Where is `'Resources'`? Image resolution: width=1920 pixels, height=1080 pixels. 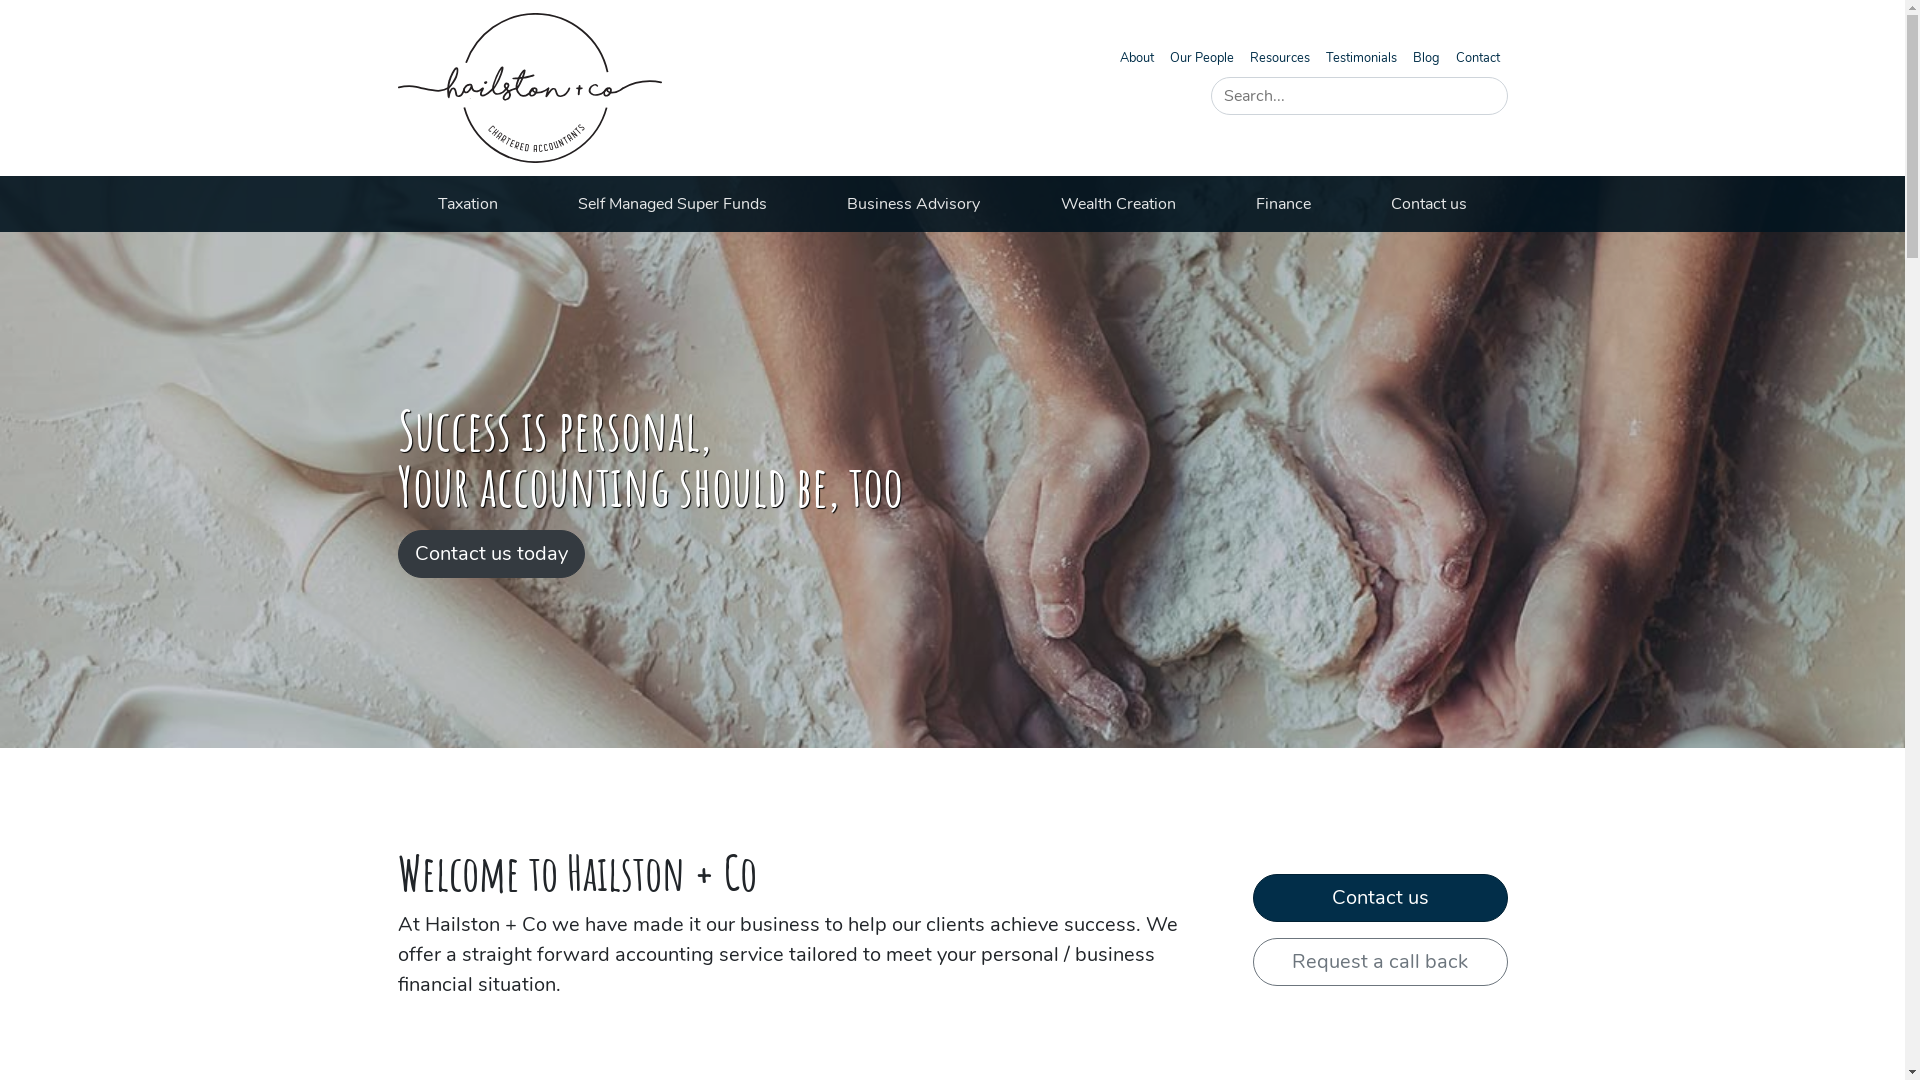 'Resources' is located at coordinates (1280, 56).